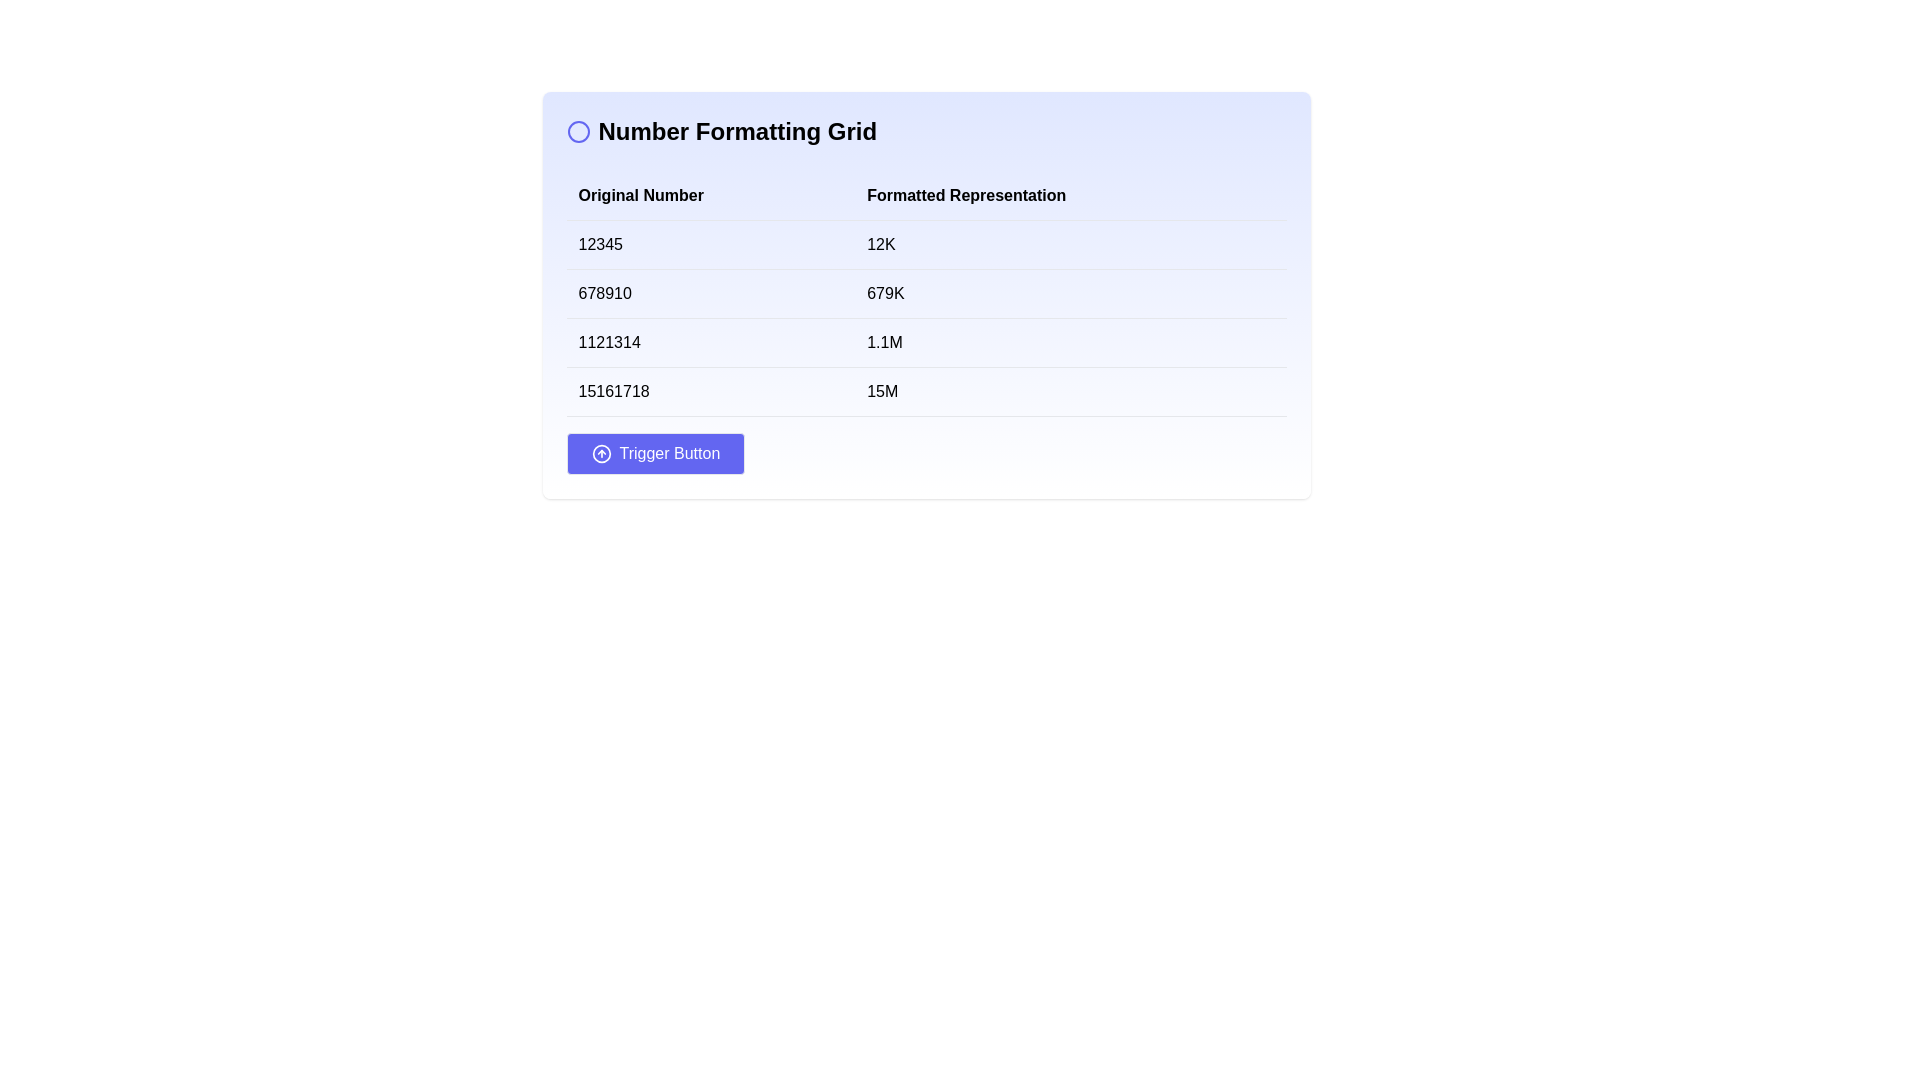  Describe the element at coordinates (925, 392) in the screenshot. I see `the fourth row in the 'Number Formatting Grid' table that displays 'Original Number' as '15161718' and 'Formatted Representation' as '15M' to interact with it` at that location.